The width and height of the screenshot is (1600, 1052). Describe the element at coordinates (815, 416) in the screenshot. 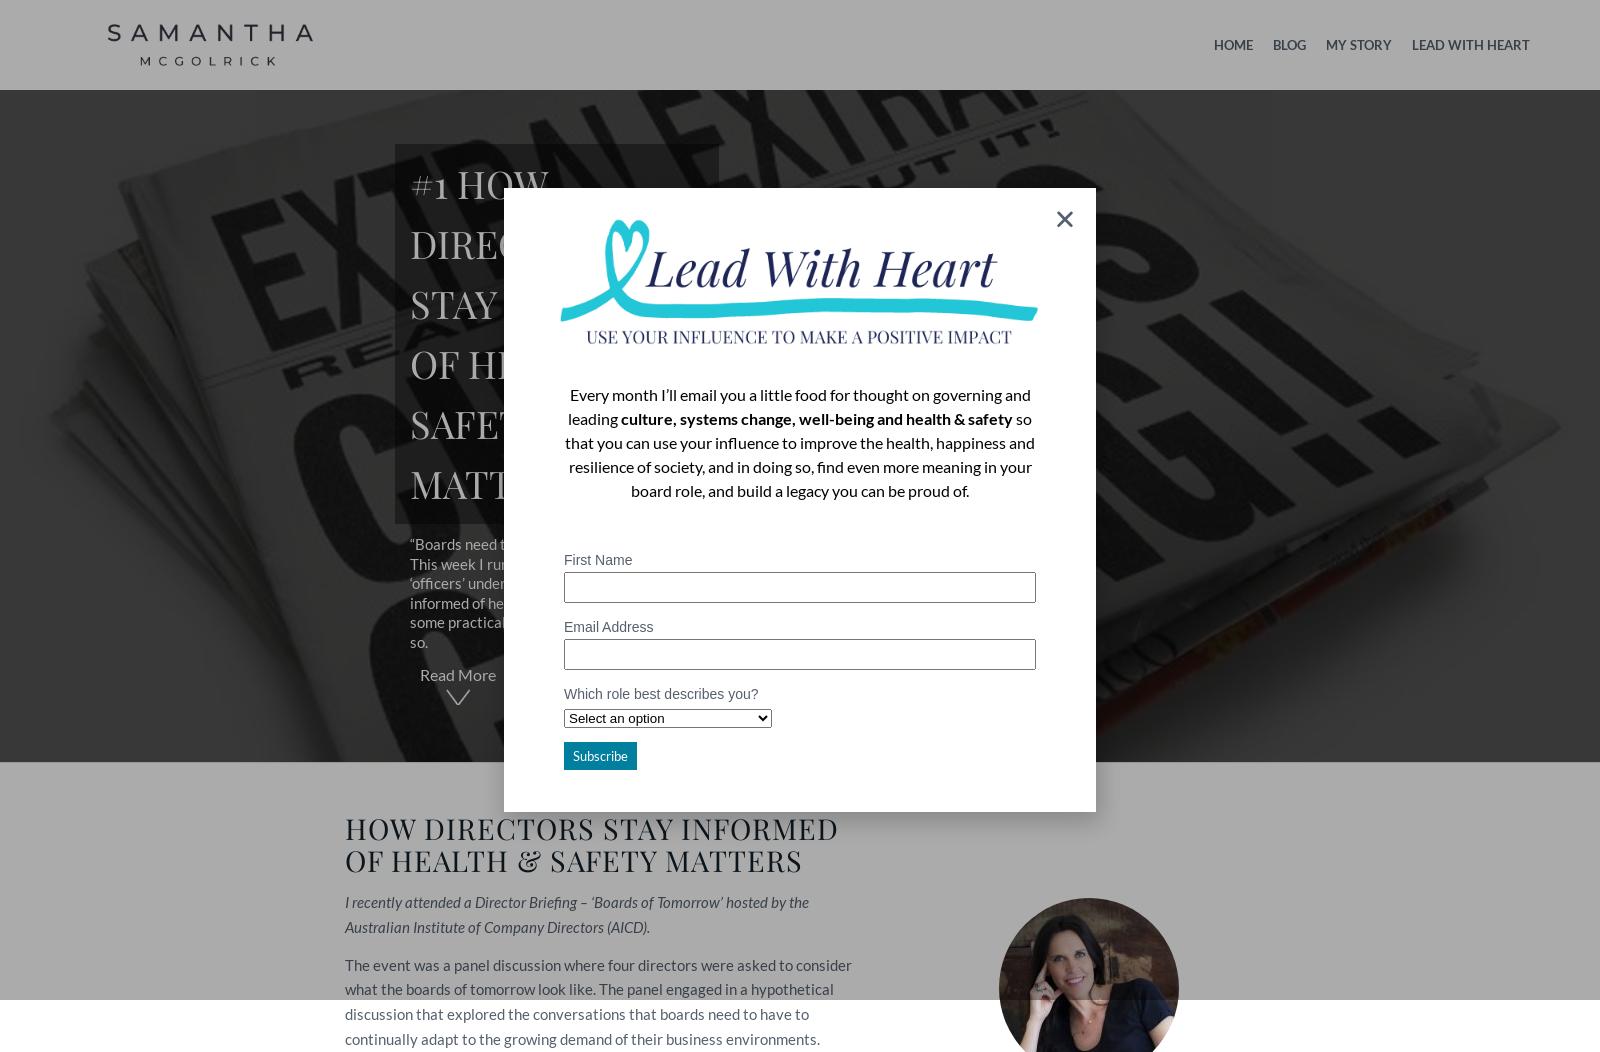

I see `'culture, systems change, well-being and health & safety'` at that location.